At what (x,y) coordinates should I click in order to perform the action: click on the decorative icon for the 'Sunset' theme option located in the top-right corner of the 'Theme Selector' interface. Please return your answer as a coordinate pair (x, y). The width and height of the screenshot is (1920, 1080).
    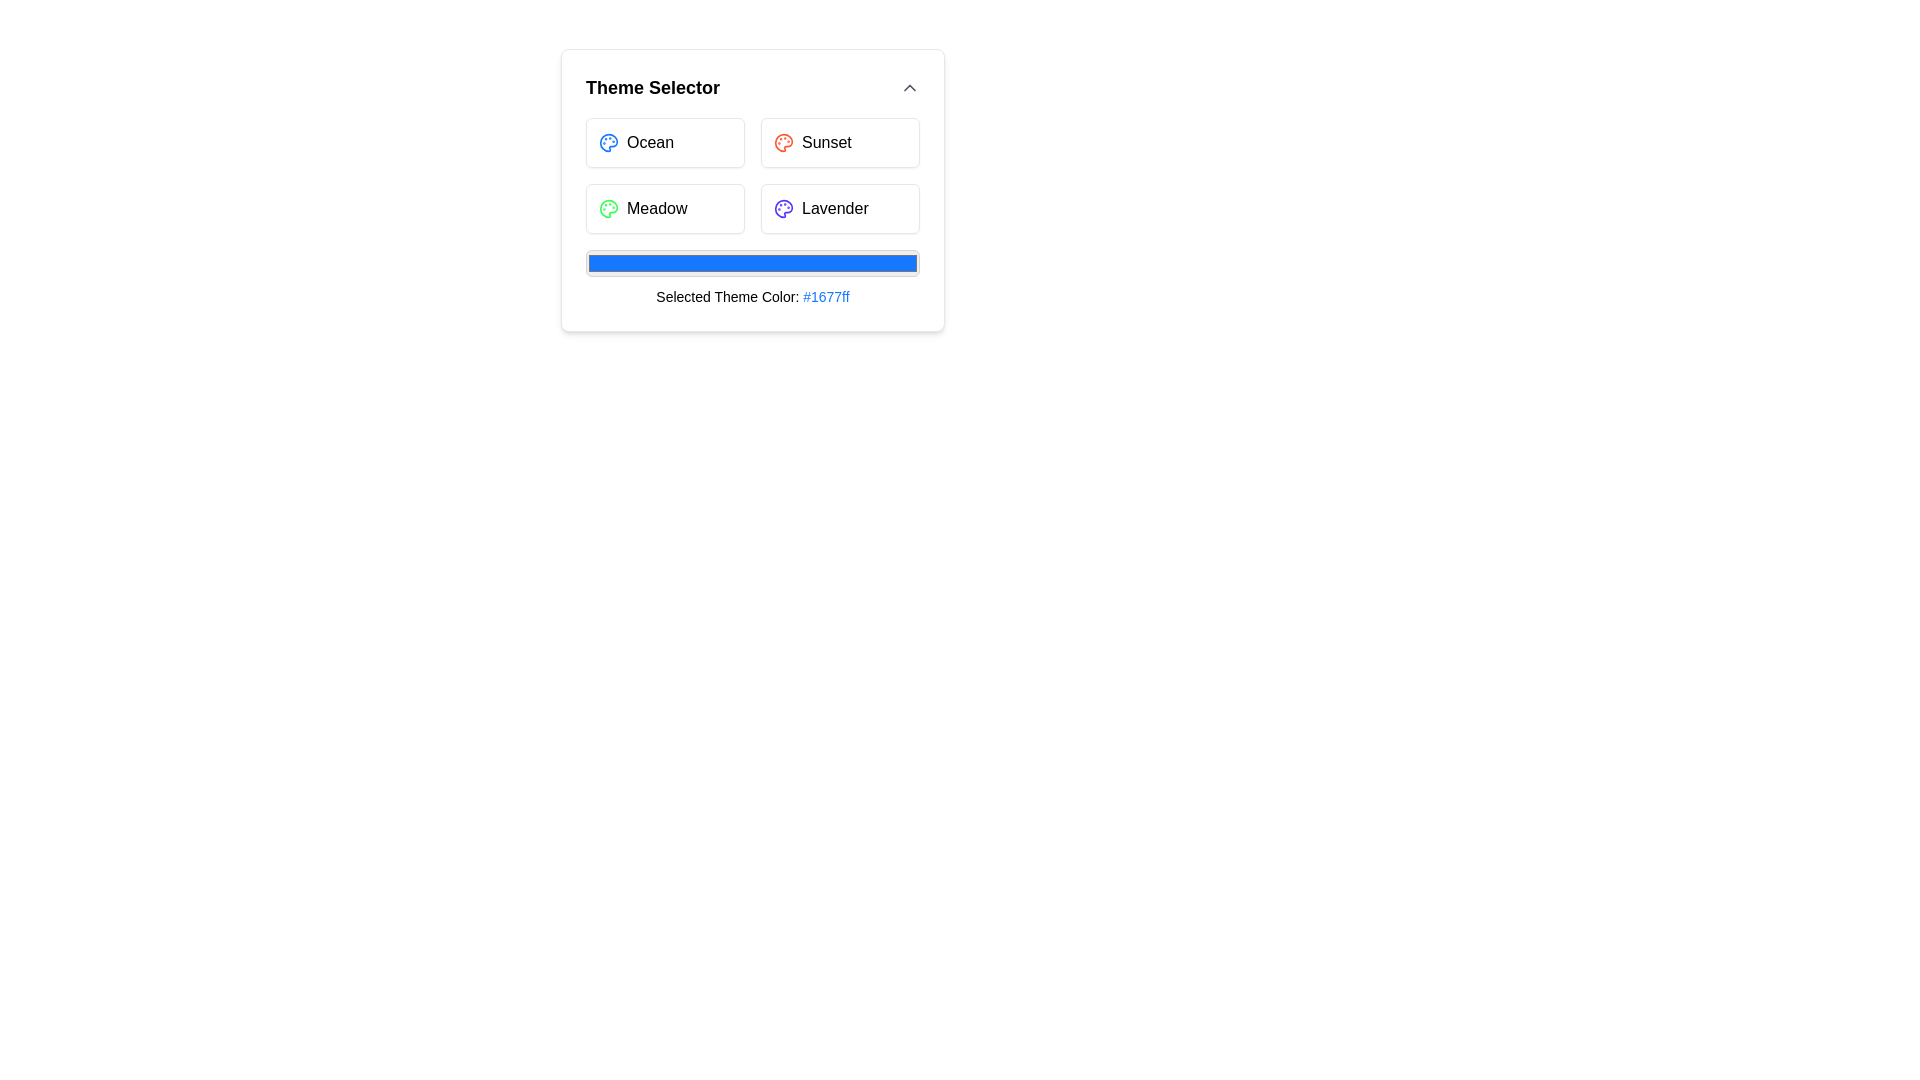
    Looking at the image, I should click on (782, 141).